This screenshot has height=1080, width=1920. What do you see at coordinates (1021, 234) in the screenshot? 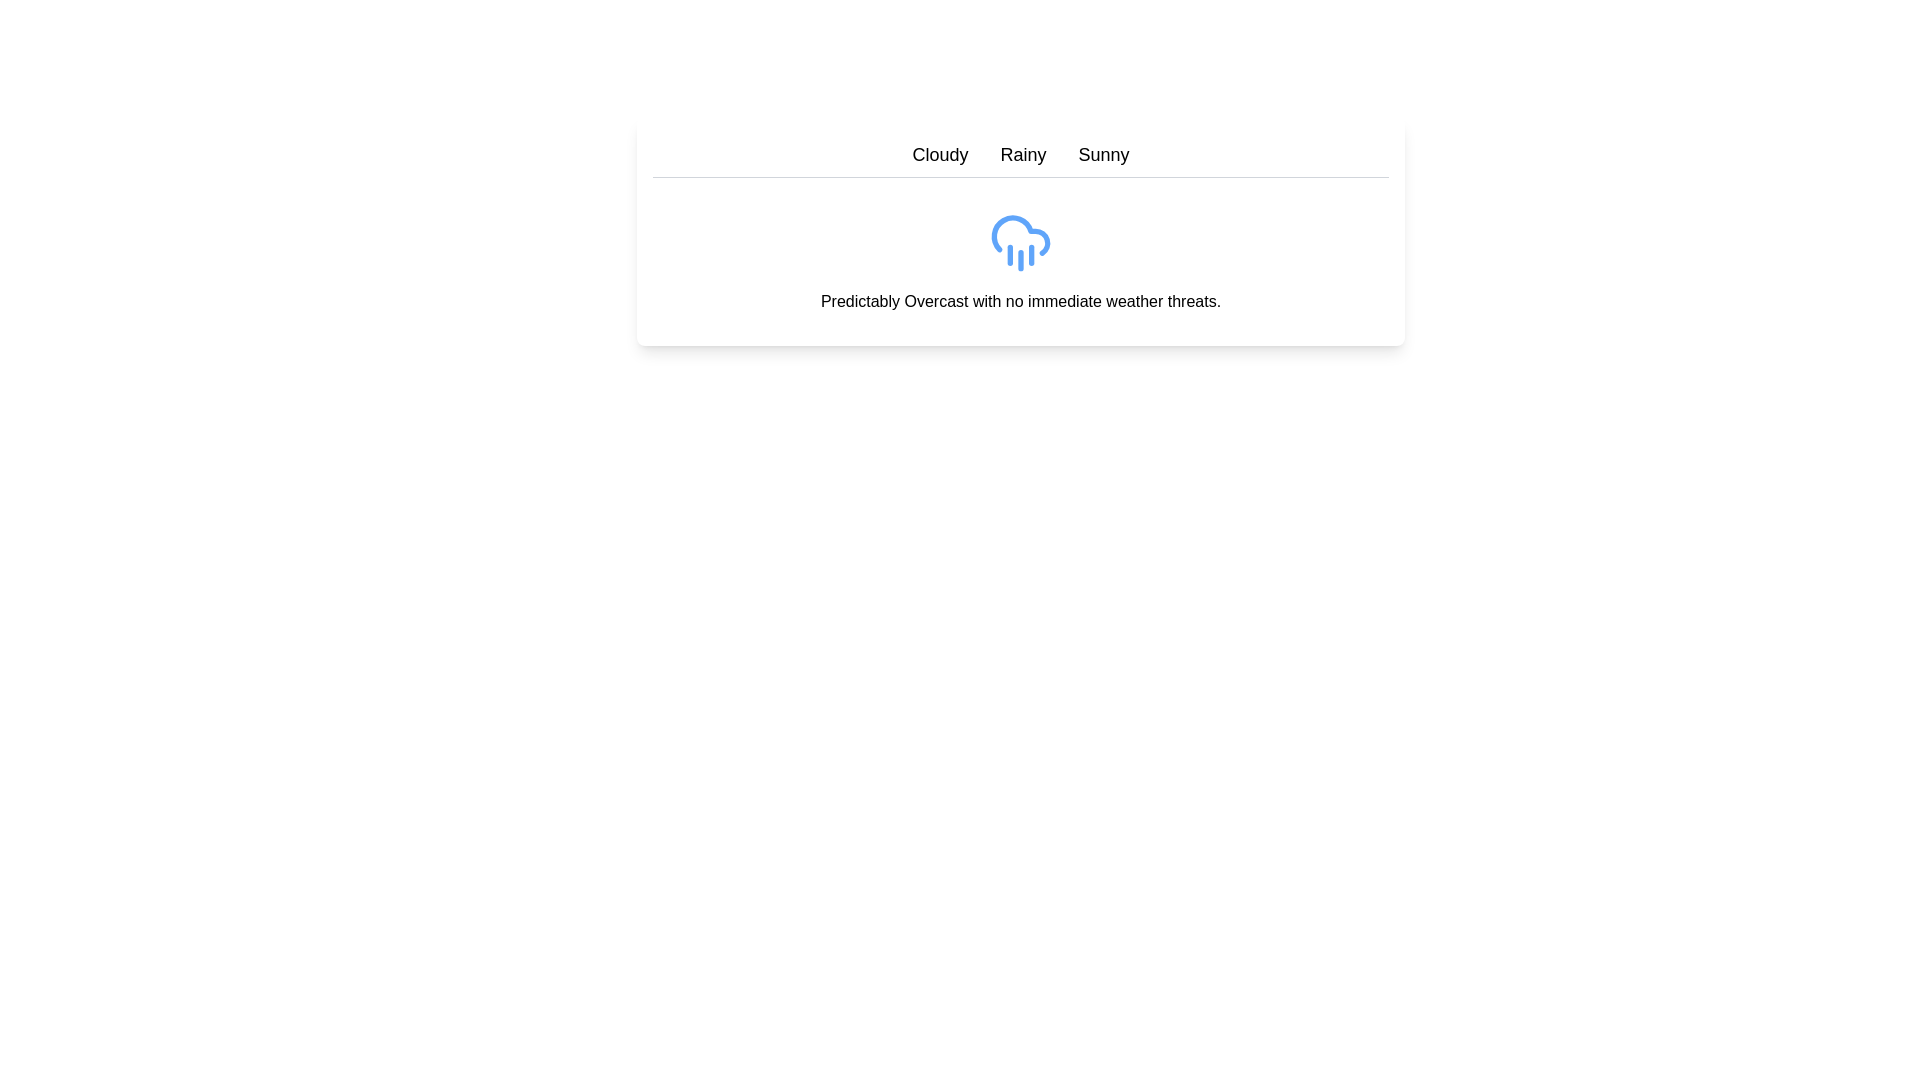
I see `the decorative vector graphic of a cloud with rain, which is part of the rainy weather icon located in the middle of the weather conditions row` at bounding box center [1021, 234].